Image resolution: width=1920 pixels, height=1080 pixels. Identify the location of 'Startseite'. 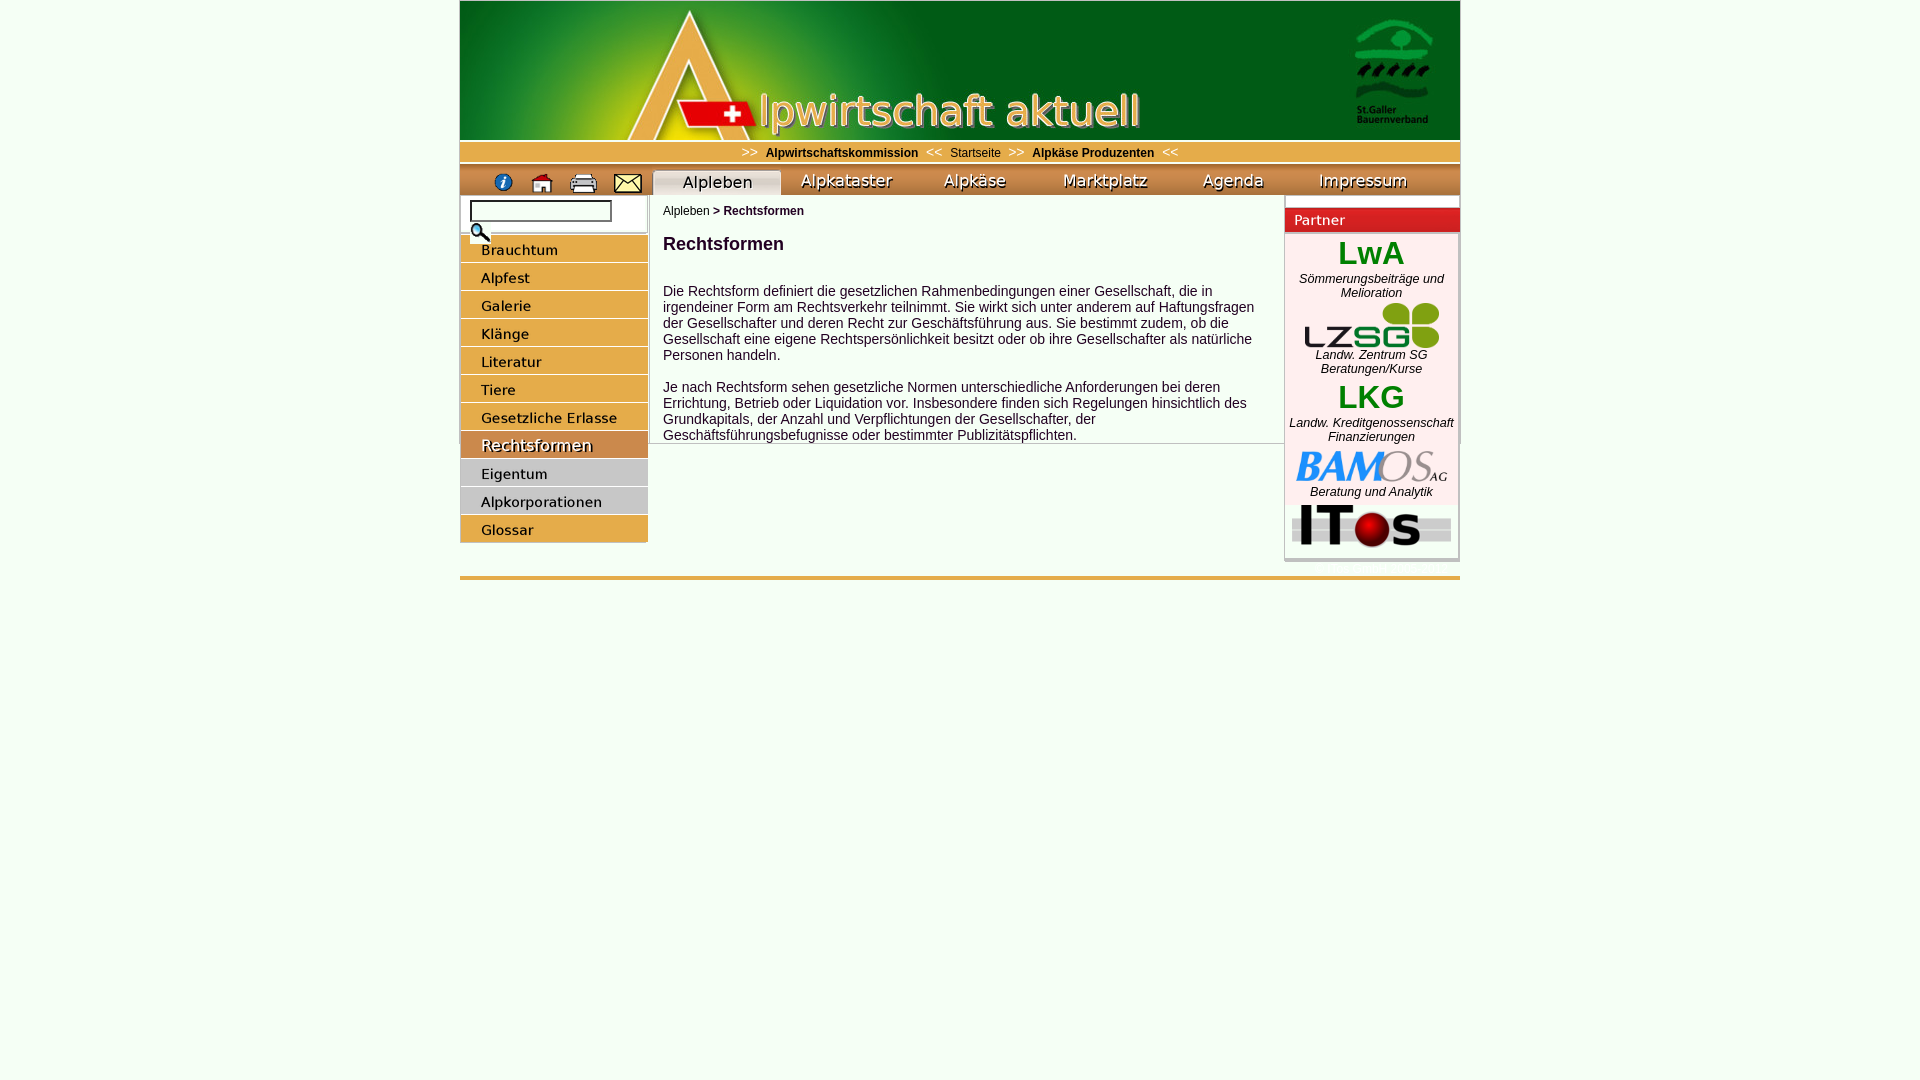
(977, 152).